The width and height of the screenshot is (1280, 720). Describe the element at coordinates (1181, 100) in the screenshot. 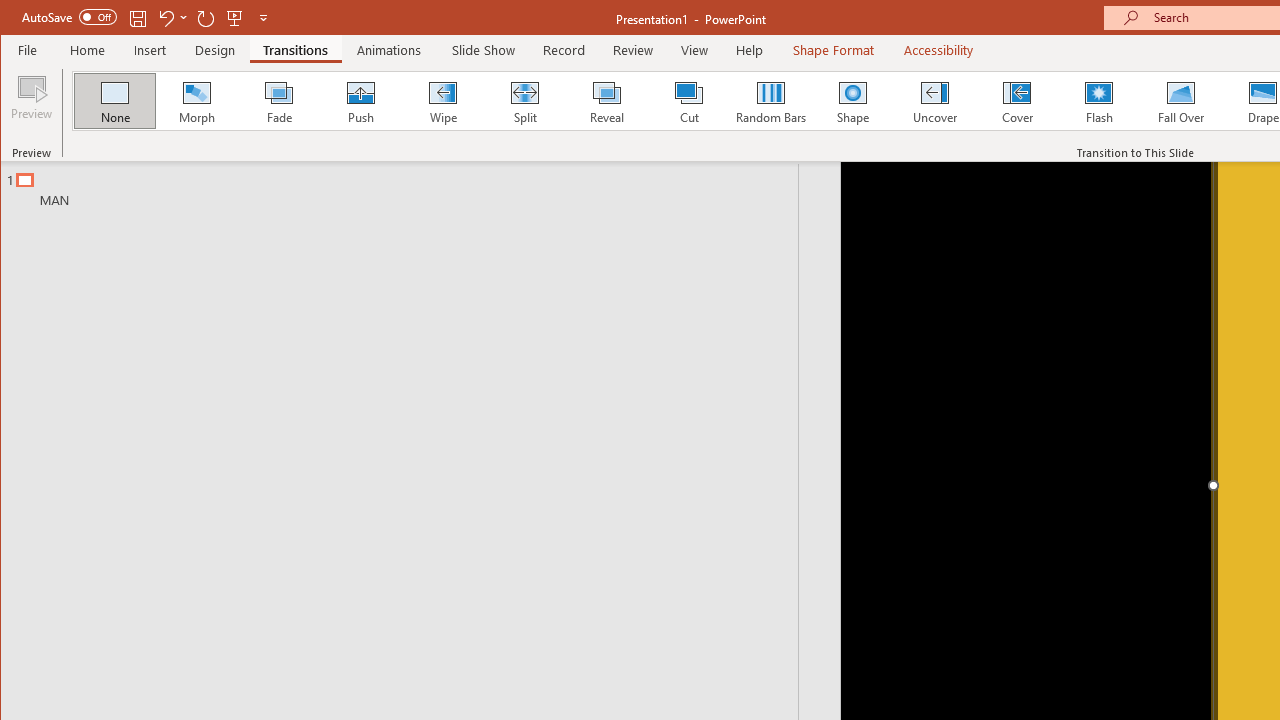

I see `'Fall Over'` at that location.